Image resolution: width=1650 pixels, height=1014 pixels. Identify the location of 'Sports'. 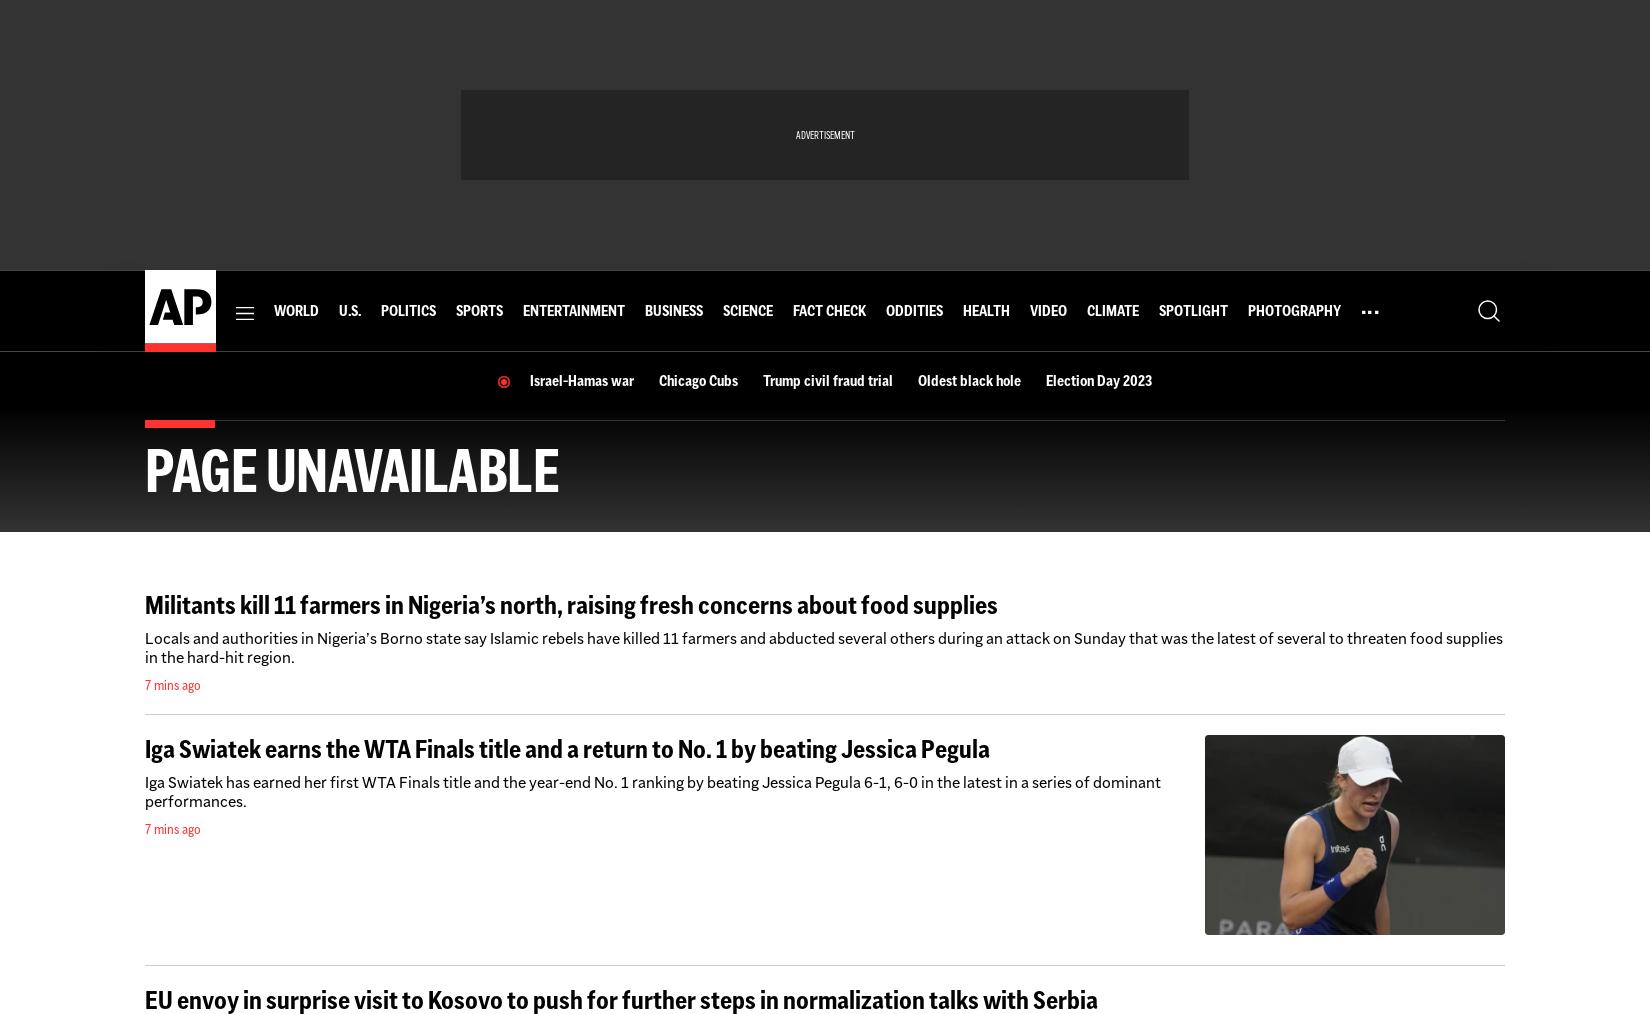
(477, 310).